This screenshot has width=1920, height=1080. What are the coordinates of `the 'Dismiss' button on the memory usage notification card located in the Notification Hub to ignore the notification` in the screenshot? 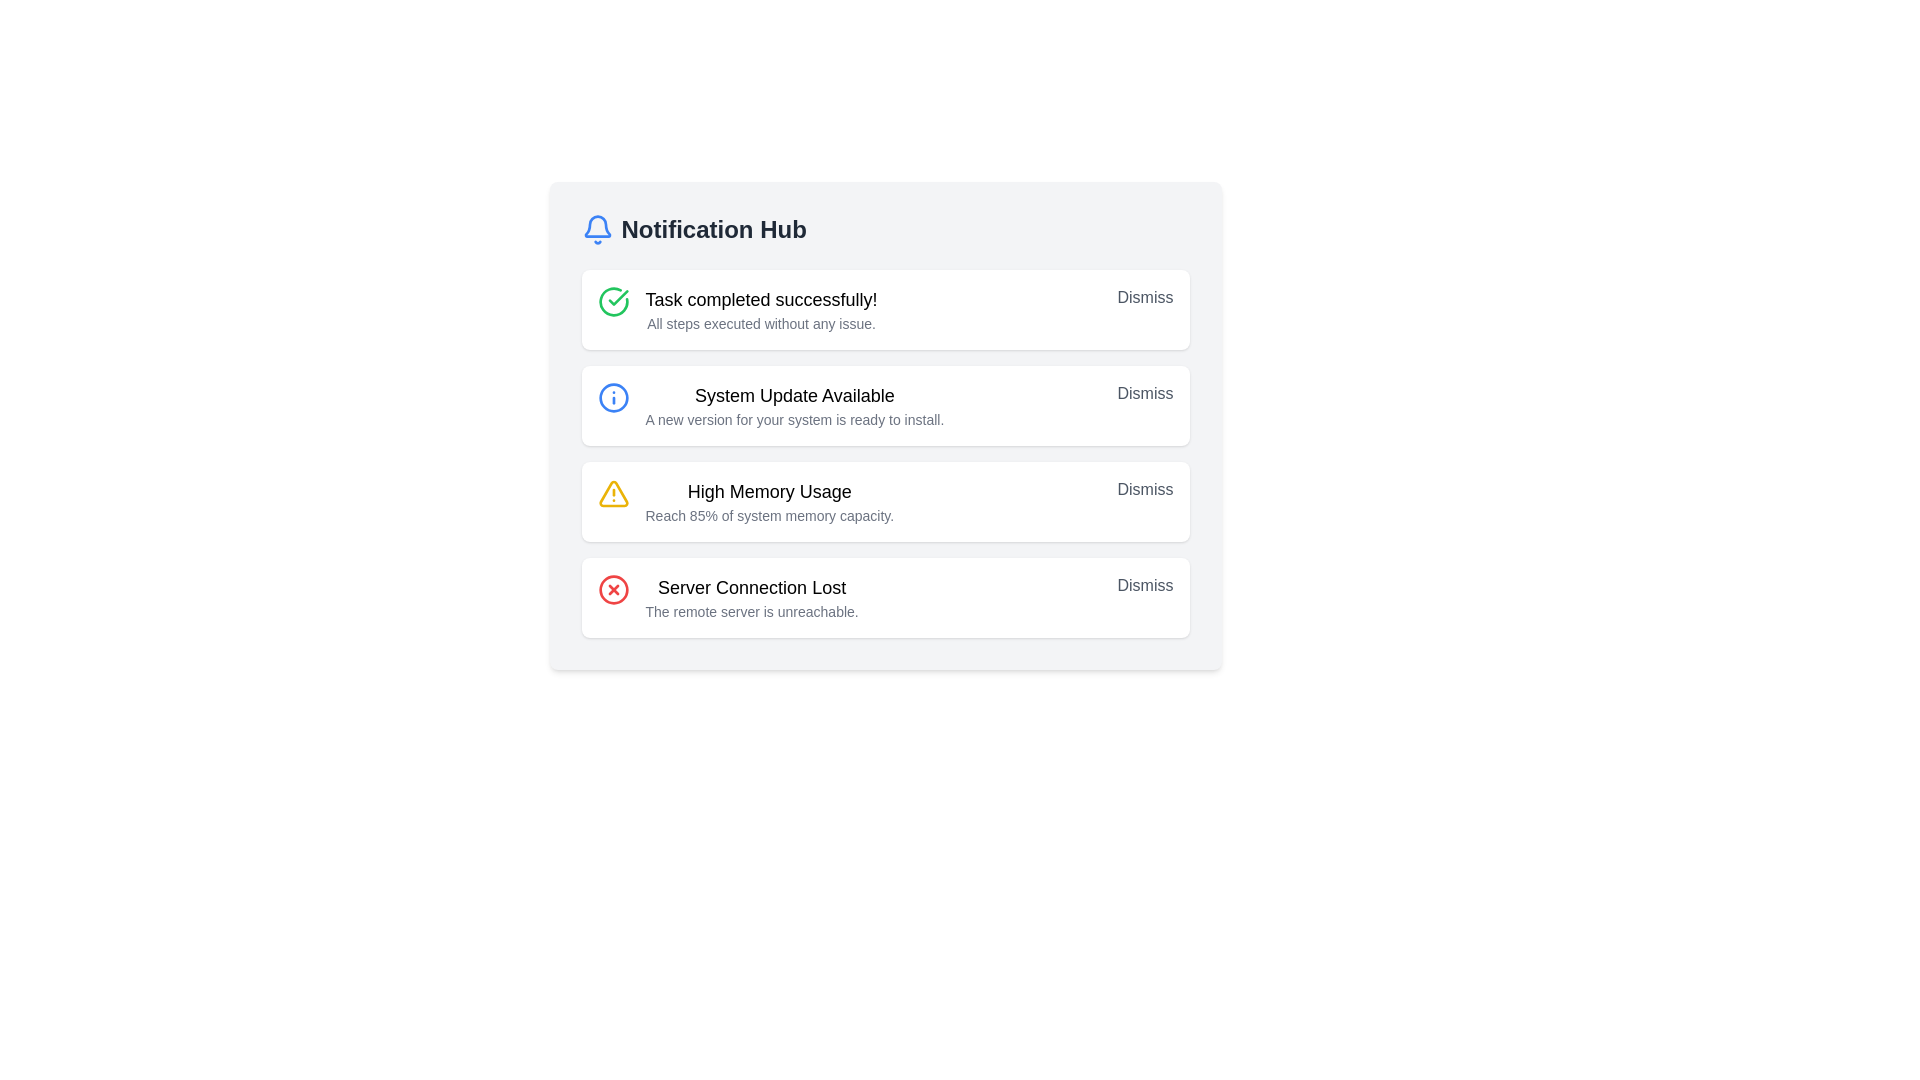 It's located at (884, 500).